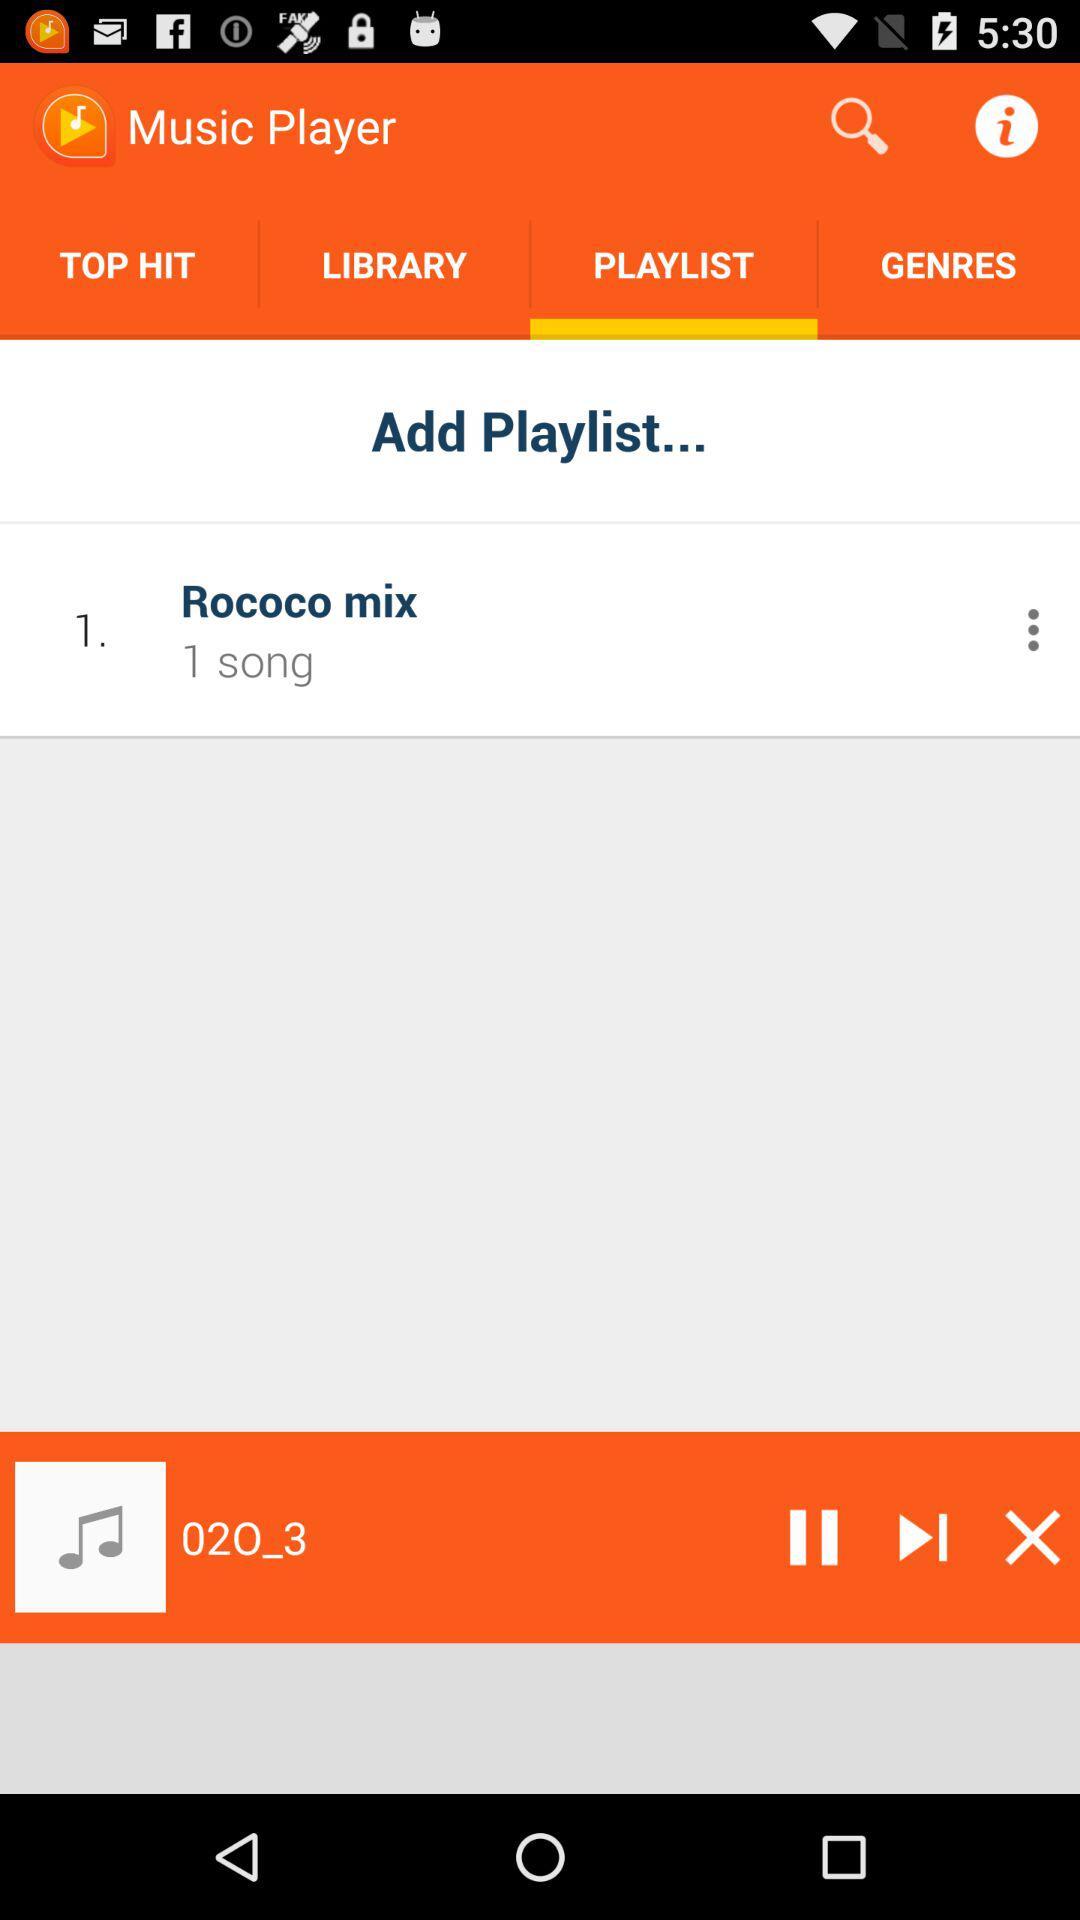 Image resolution: width=1080 pixels, height=1920 pixels. What do you see at coordinates (1033, 628) in the screenshot?
I see `open additional menu commands` at bounding box center [1033, 628].